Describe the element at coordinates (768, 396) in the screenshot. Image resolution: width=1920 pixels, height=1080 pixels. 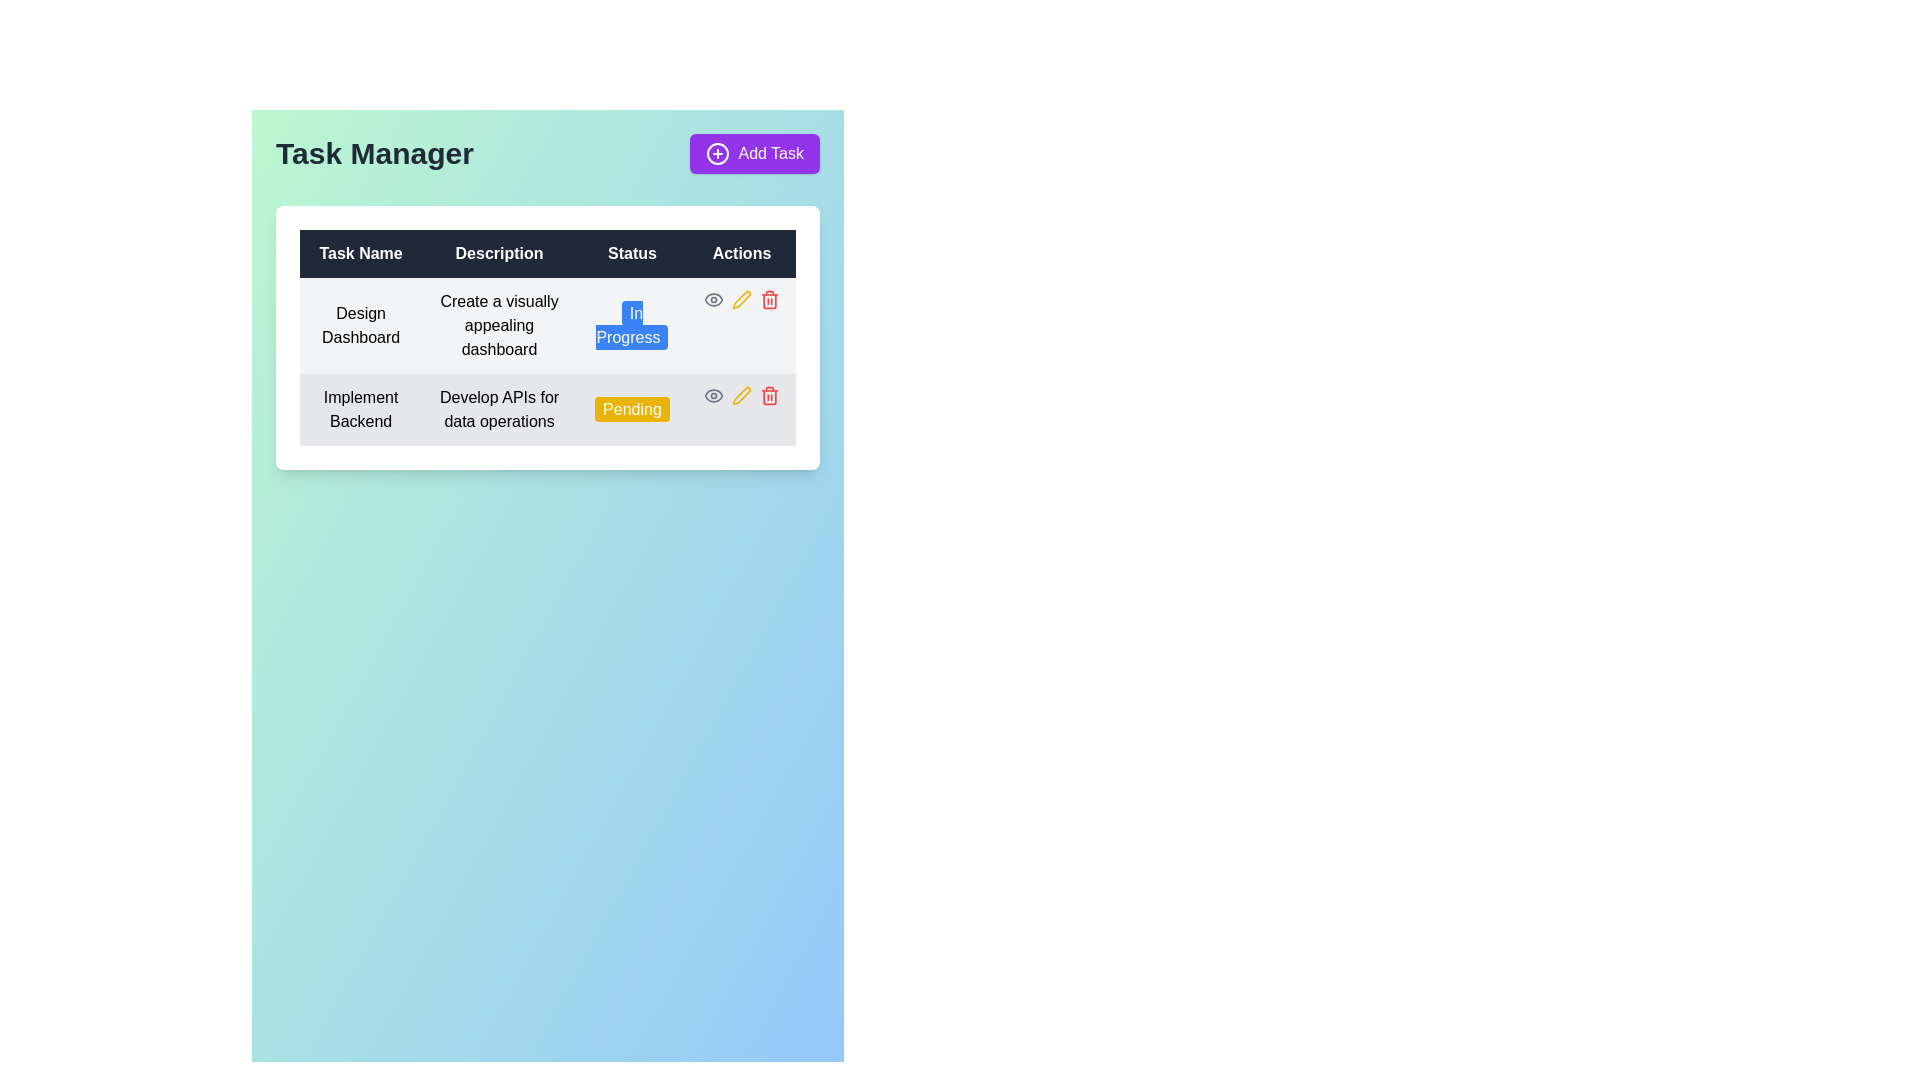
I see `the delete button icon located at the right edge of the second row in the task manager interface` at that location.